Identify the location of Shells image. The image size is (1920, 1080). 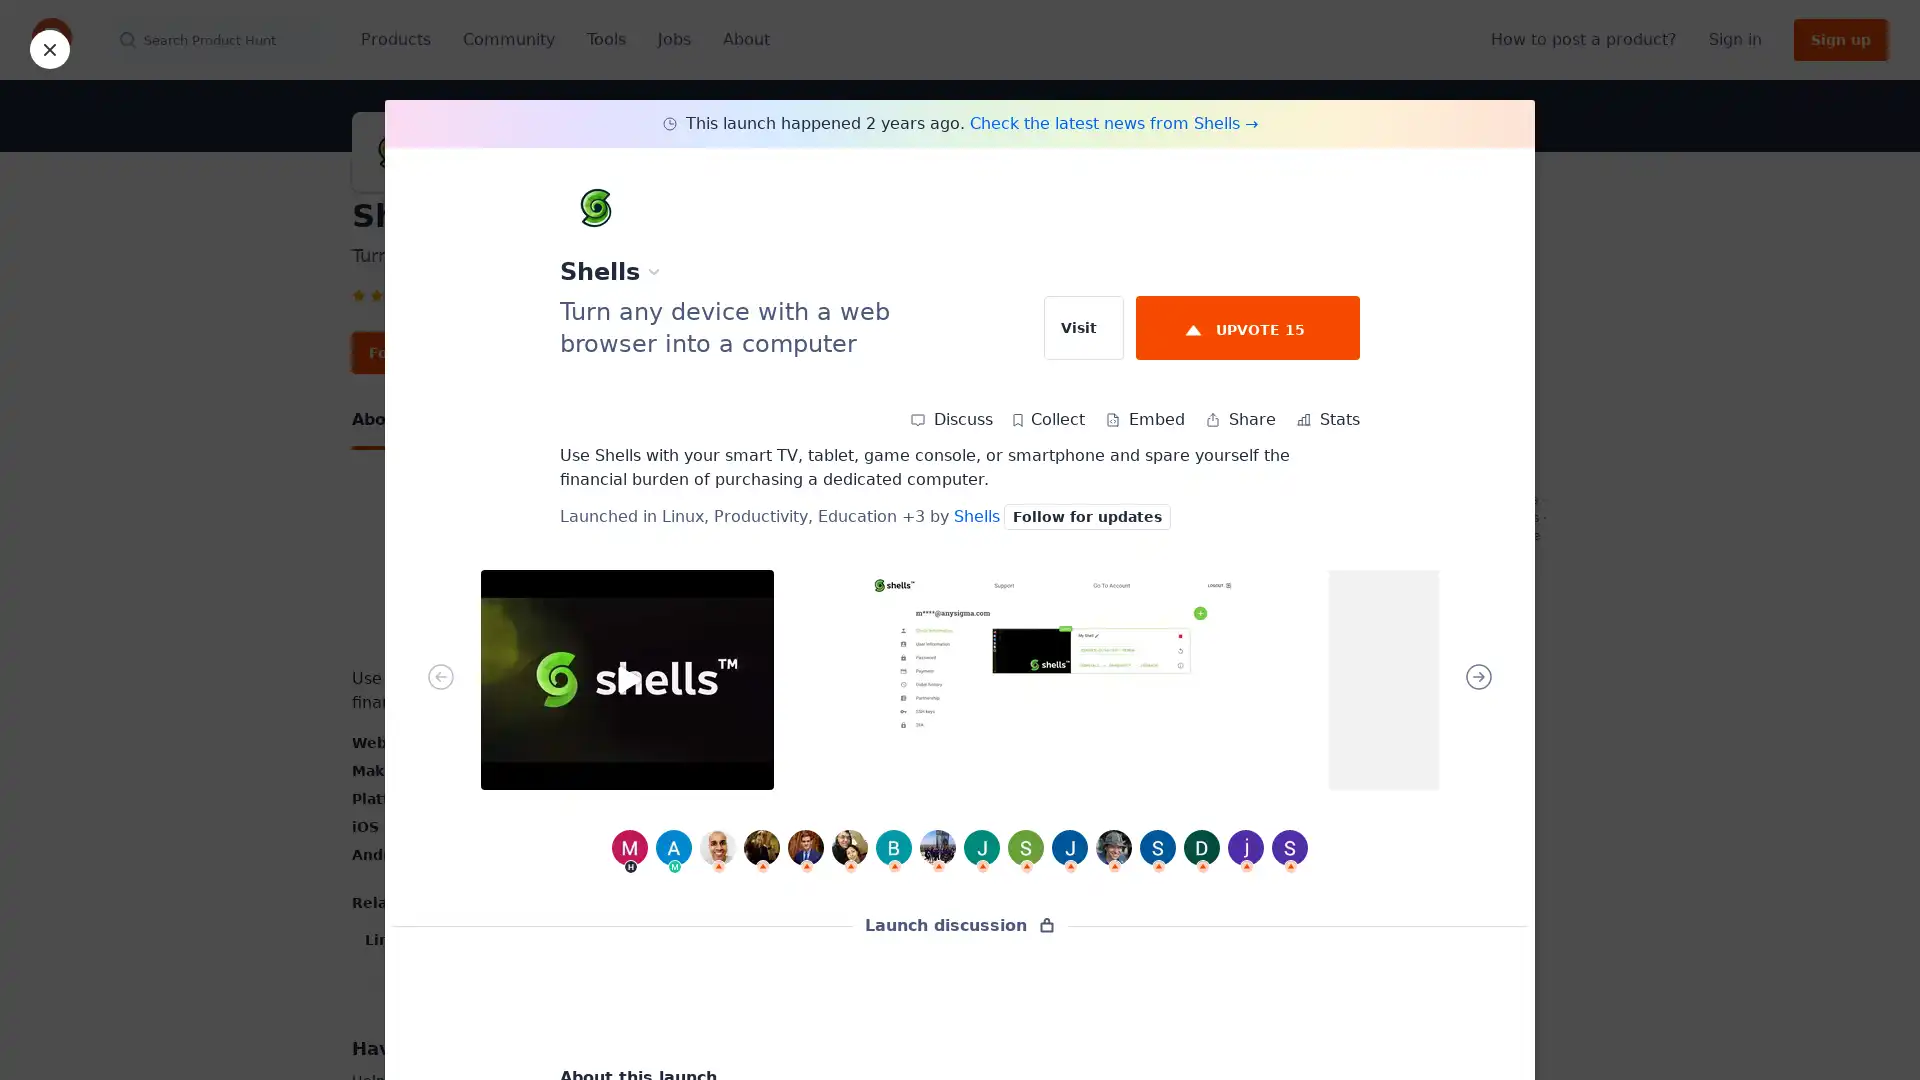
(887, 570).